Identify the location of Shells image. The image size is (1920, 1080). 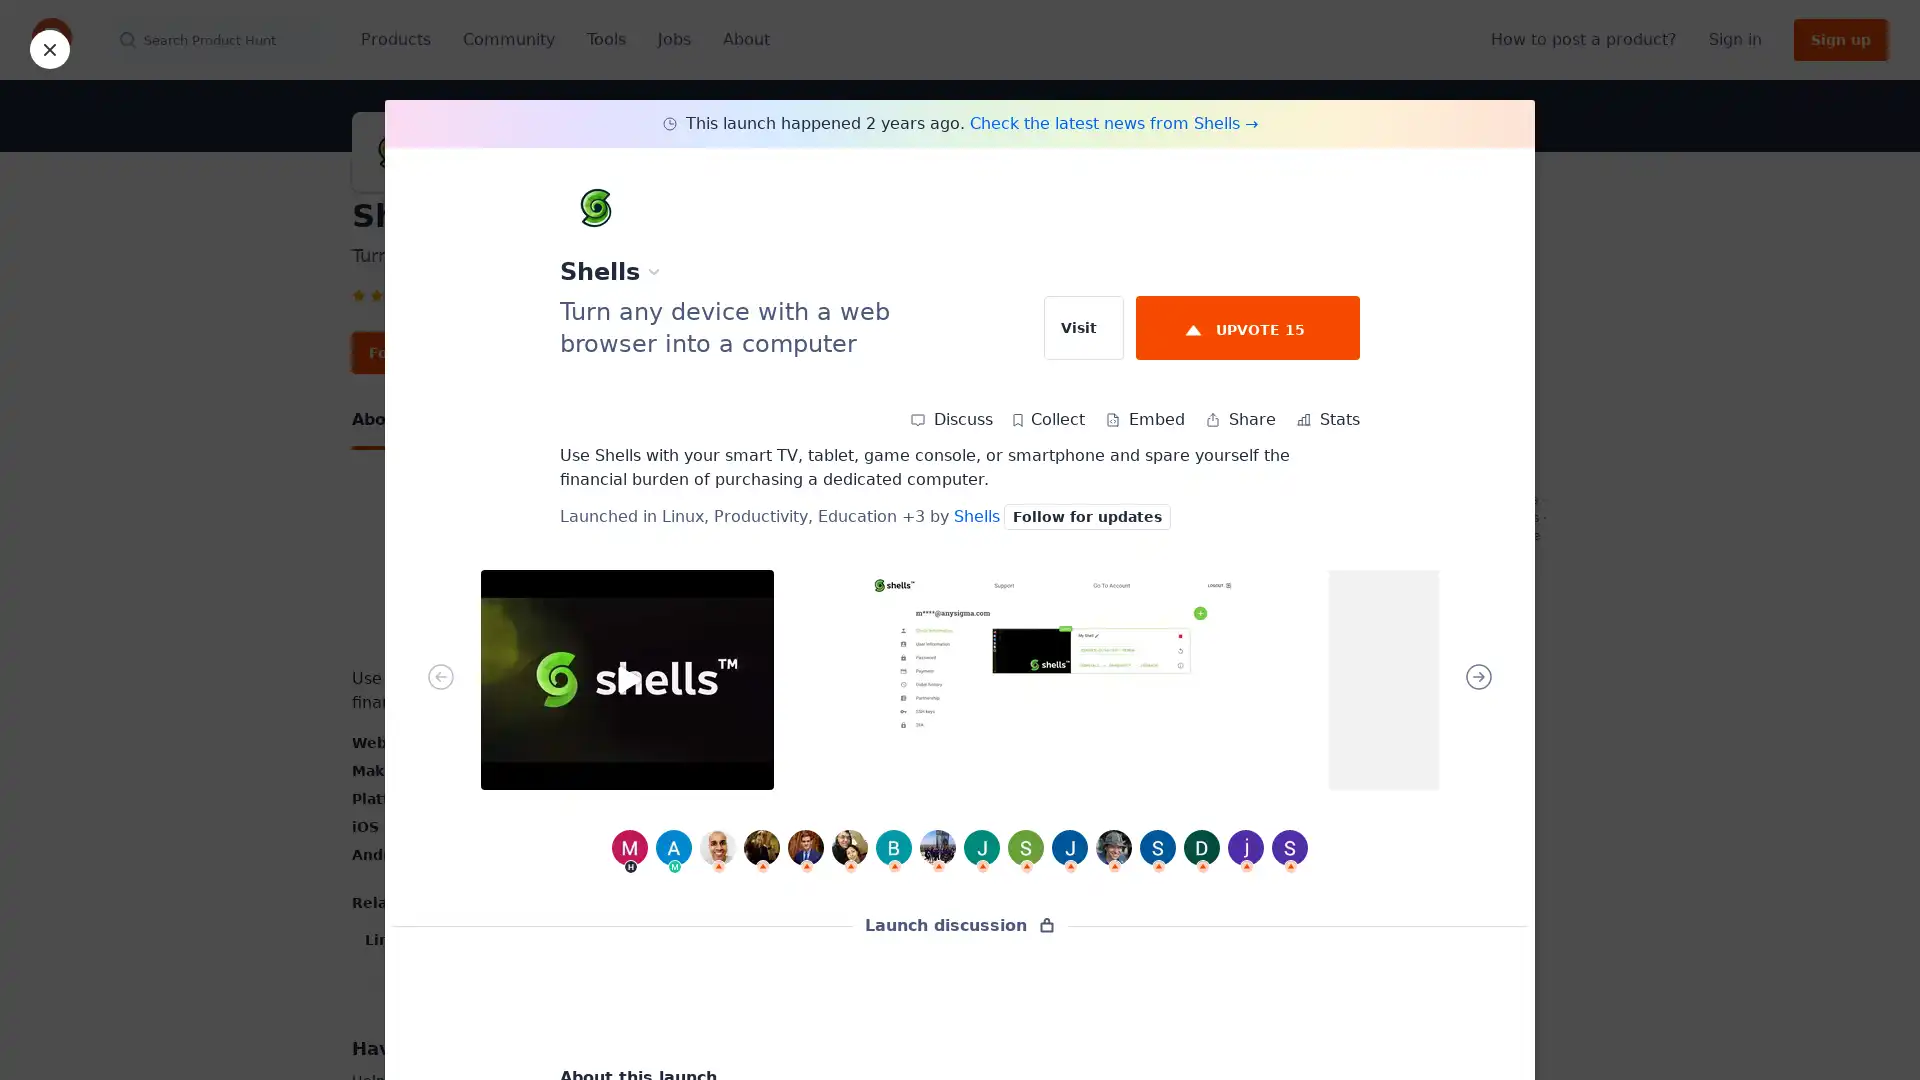
(887, 570).